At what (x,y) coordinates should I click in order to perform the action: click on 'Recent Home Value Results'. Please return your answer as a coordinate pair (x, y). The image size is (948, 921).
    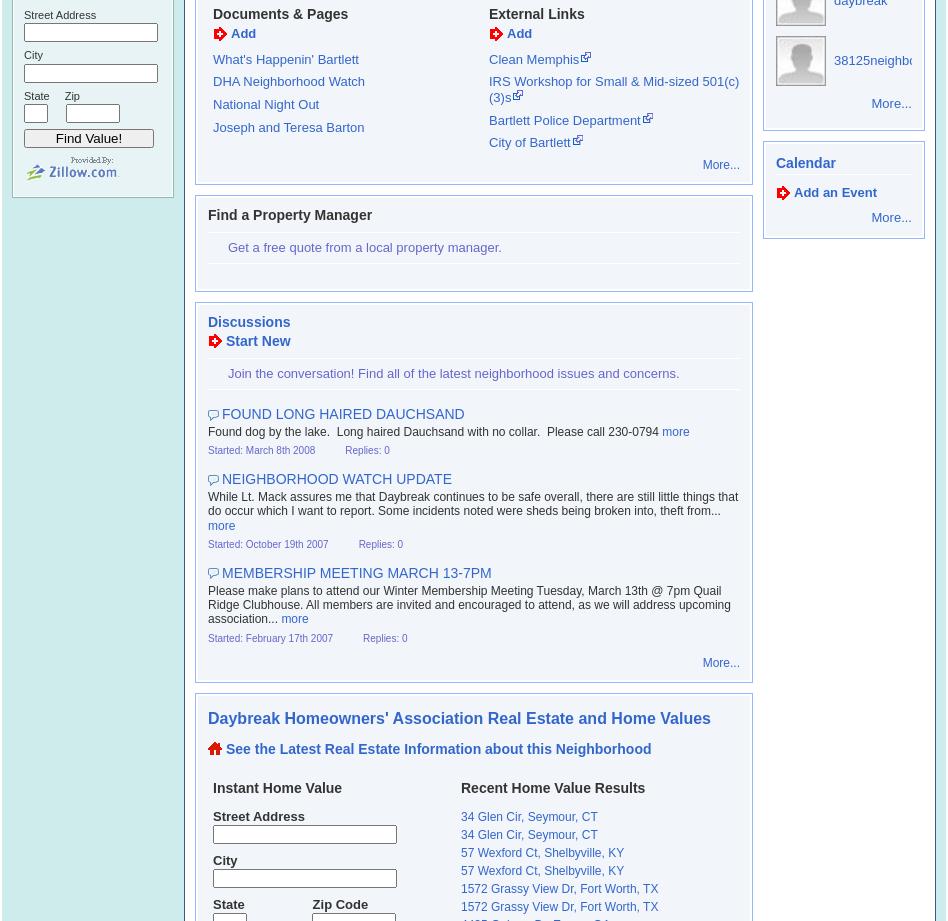
    Looking at the image, I should click on (552, 785).